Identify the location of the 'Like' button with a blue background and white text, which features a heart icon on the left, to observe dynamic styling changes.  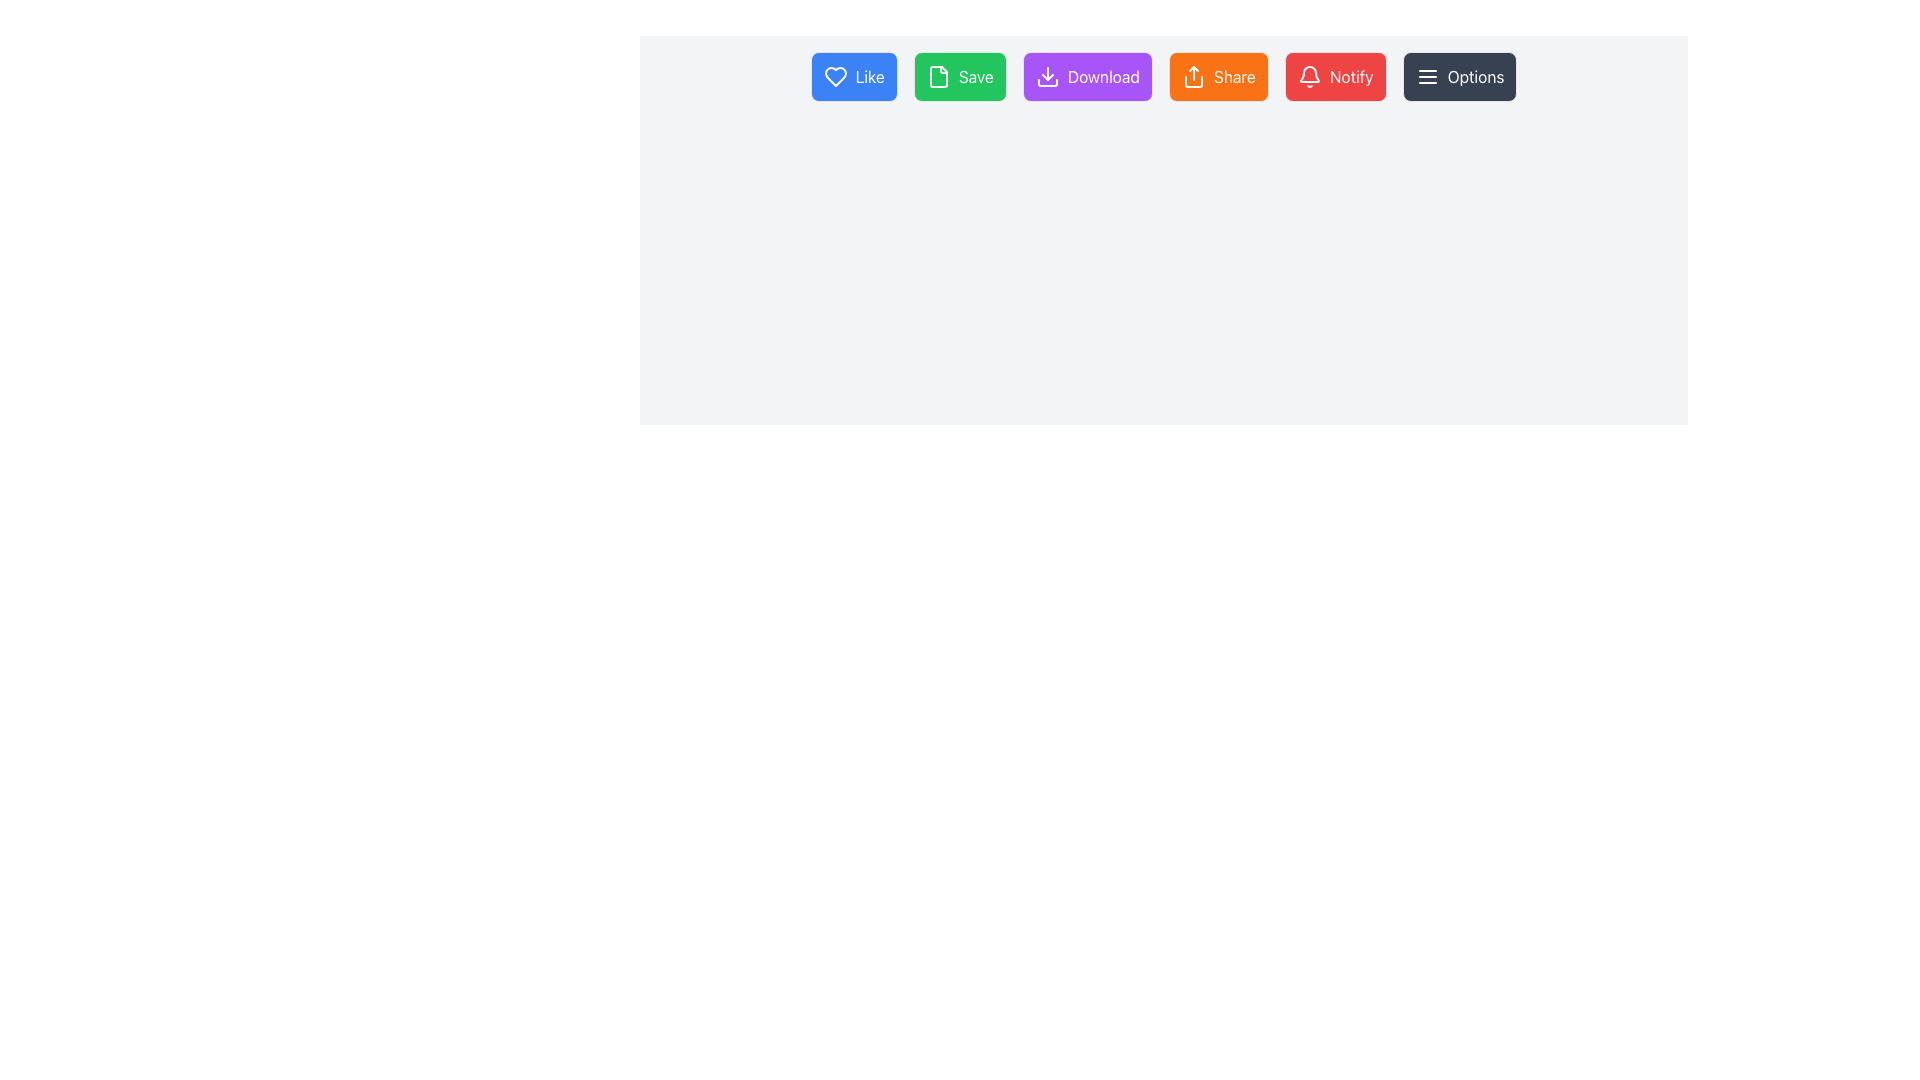
(854, 76).